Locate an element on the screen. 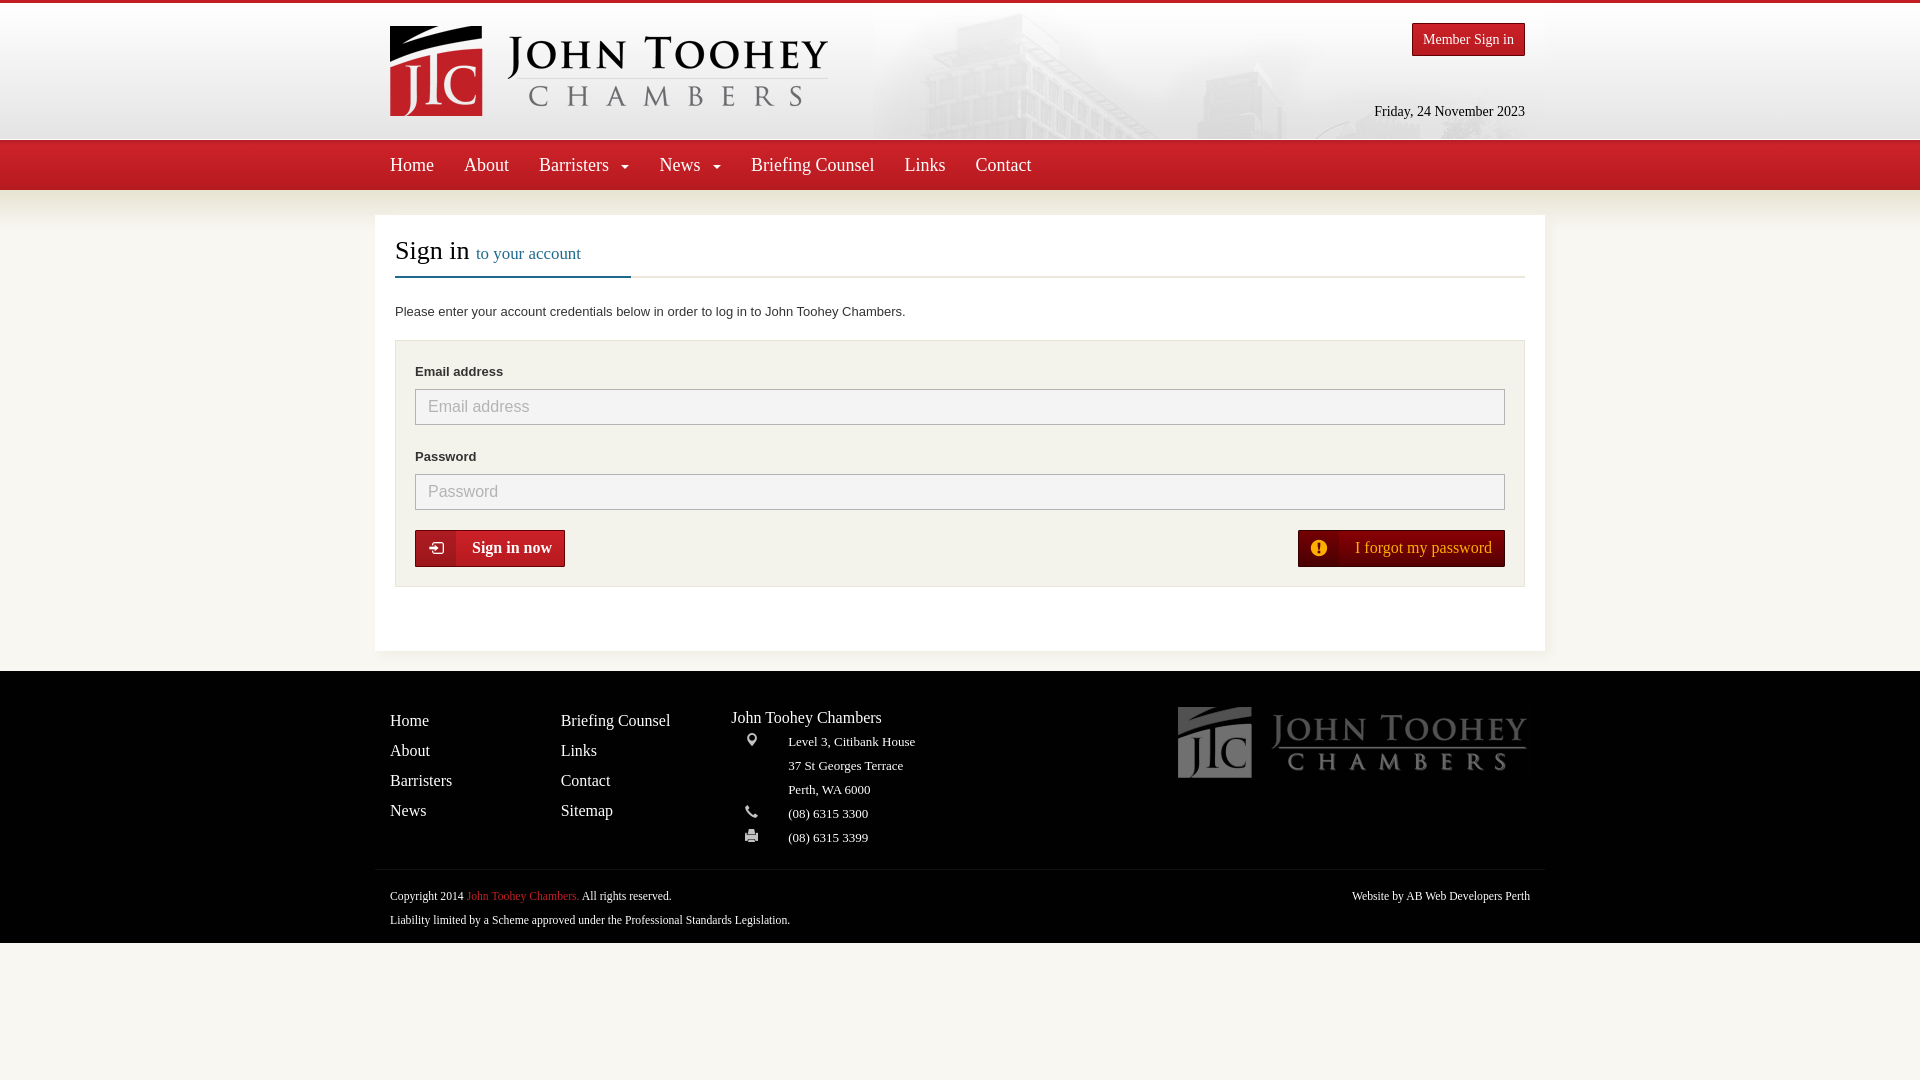  'News' is located at coordinates (459, 810).